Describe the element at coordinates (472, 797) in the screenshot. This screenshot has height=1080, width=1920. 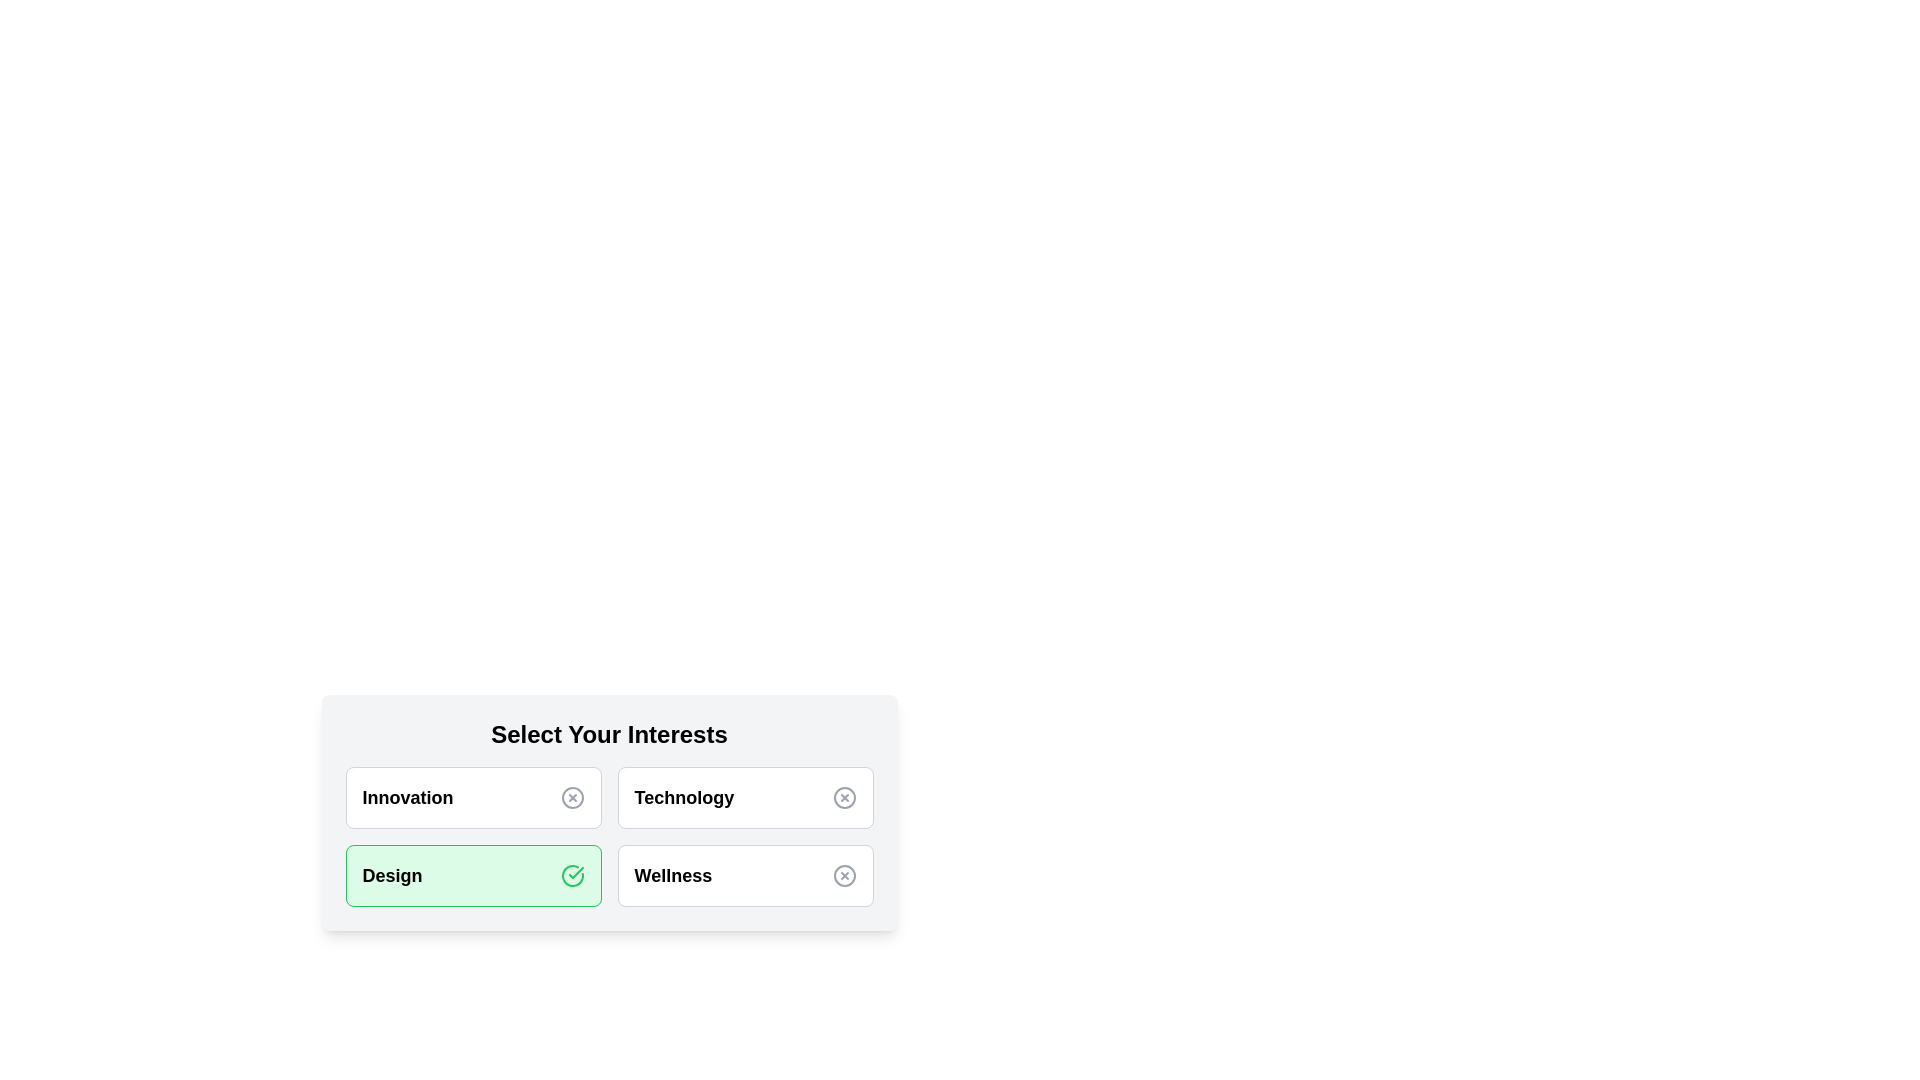
I see `the category Innovation by clicking on it` at that location.